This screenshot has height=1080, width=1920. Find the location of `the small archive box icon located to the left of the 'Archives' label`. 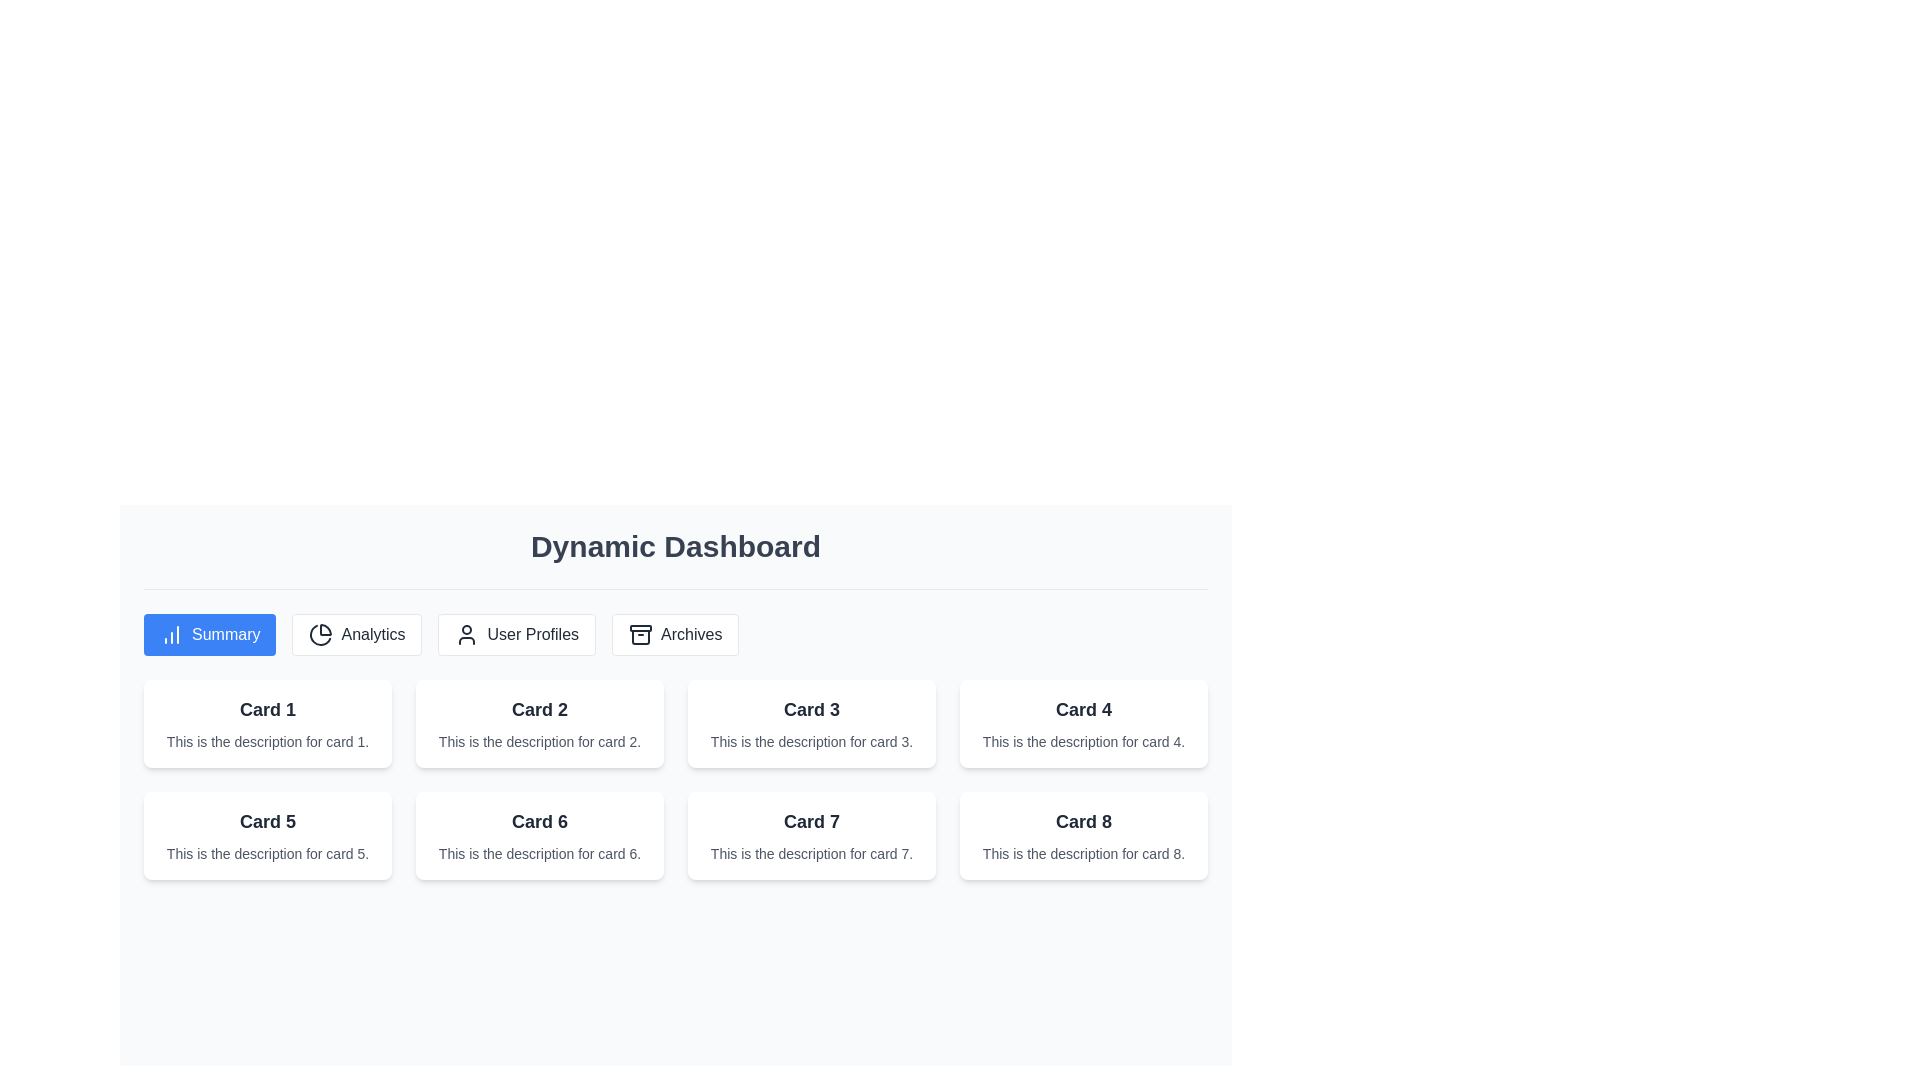

the small archive box icon located to the left of the 'Archives' label is located at coordinates (641, 635).